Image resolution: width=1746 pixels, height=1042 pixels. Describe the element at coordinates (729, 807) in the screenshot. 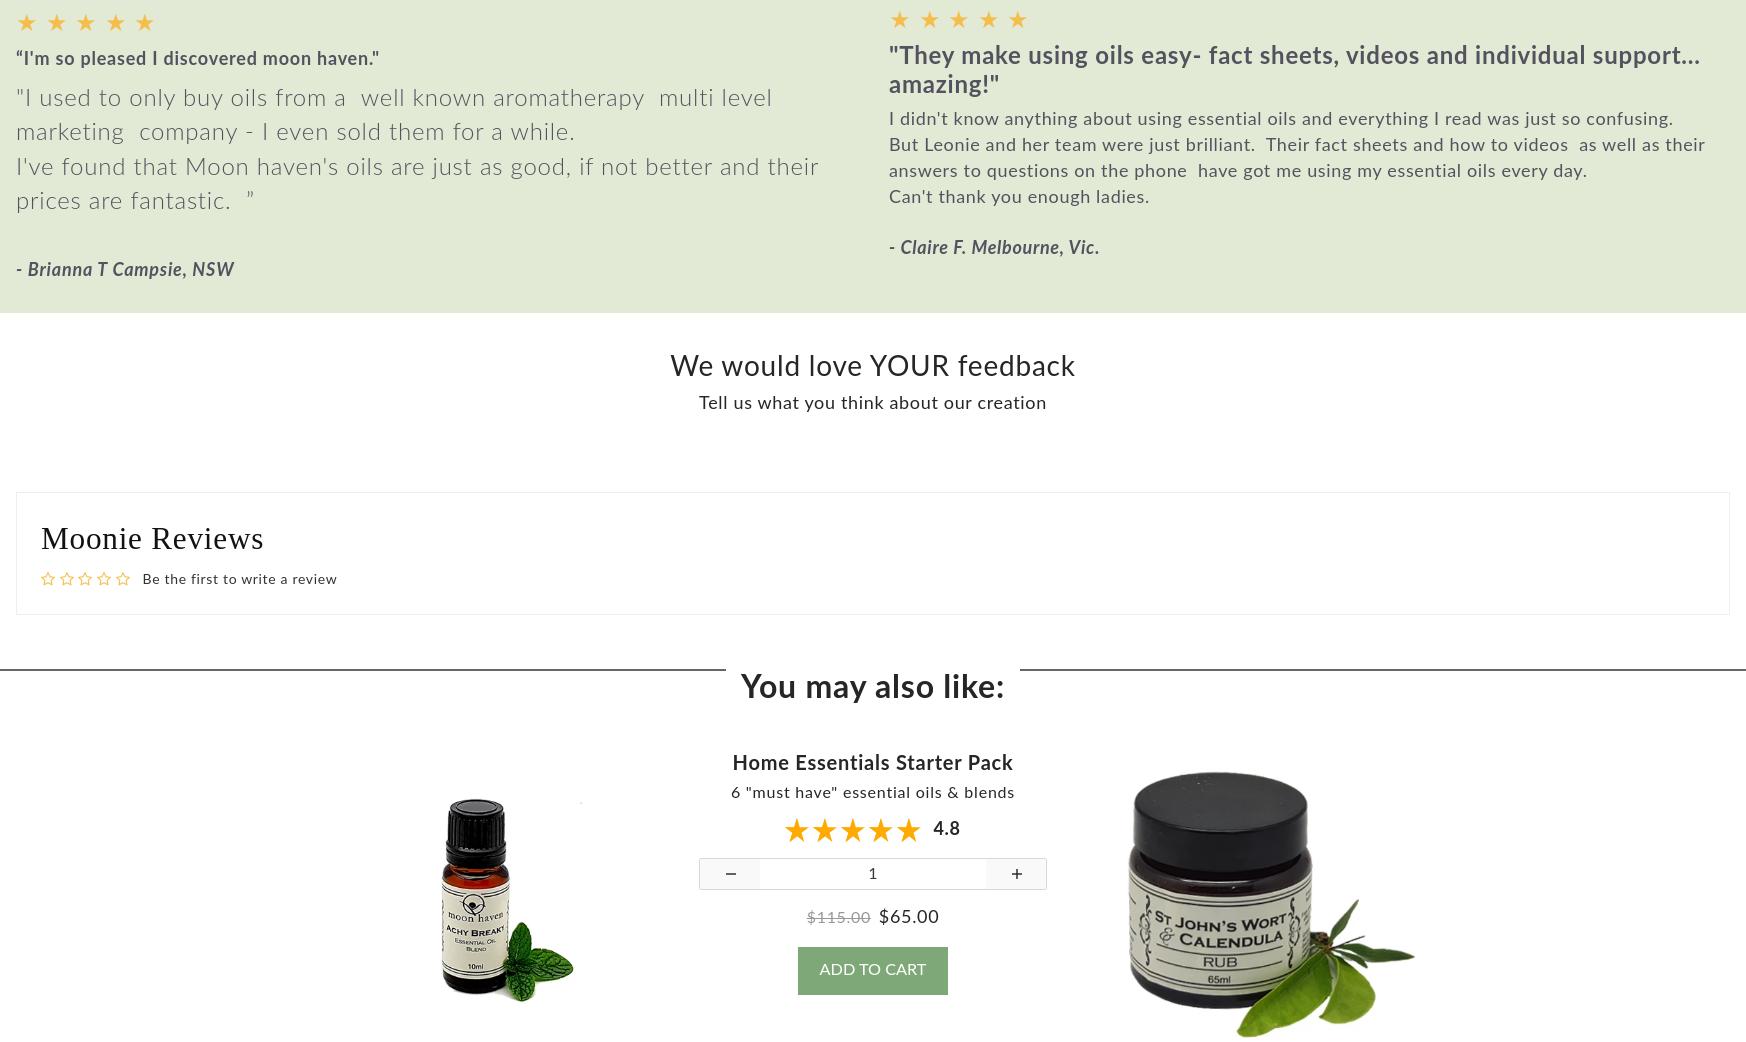

I see `'6 "must have" essential oils & blends'` at that location.